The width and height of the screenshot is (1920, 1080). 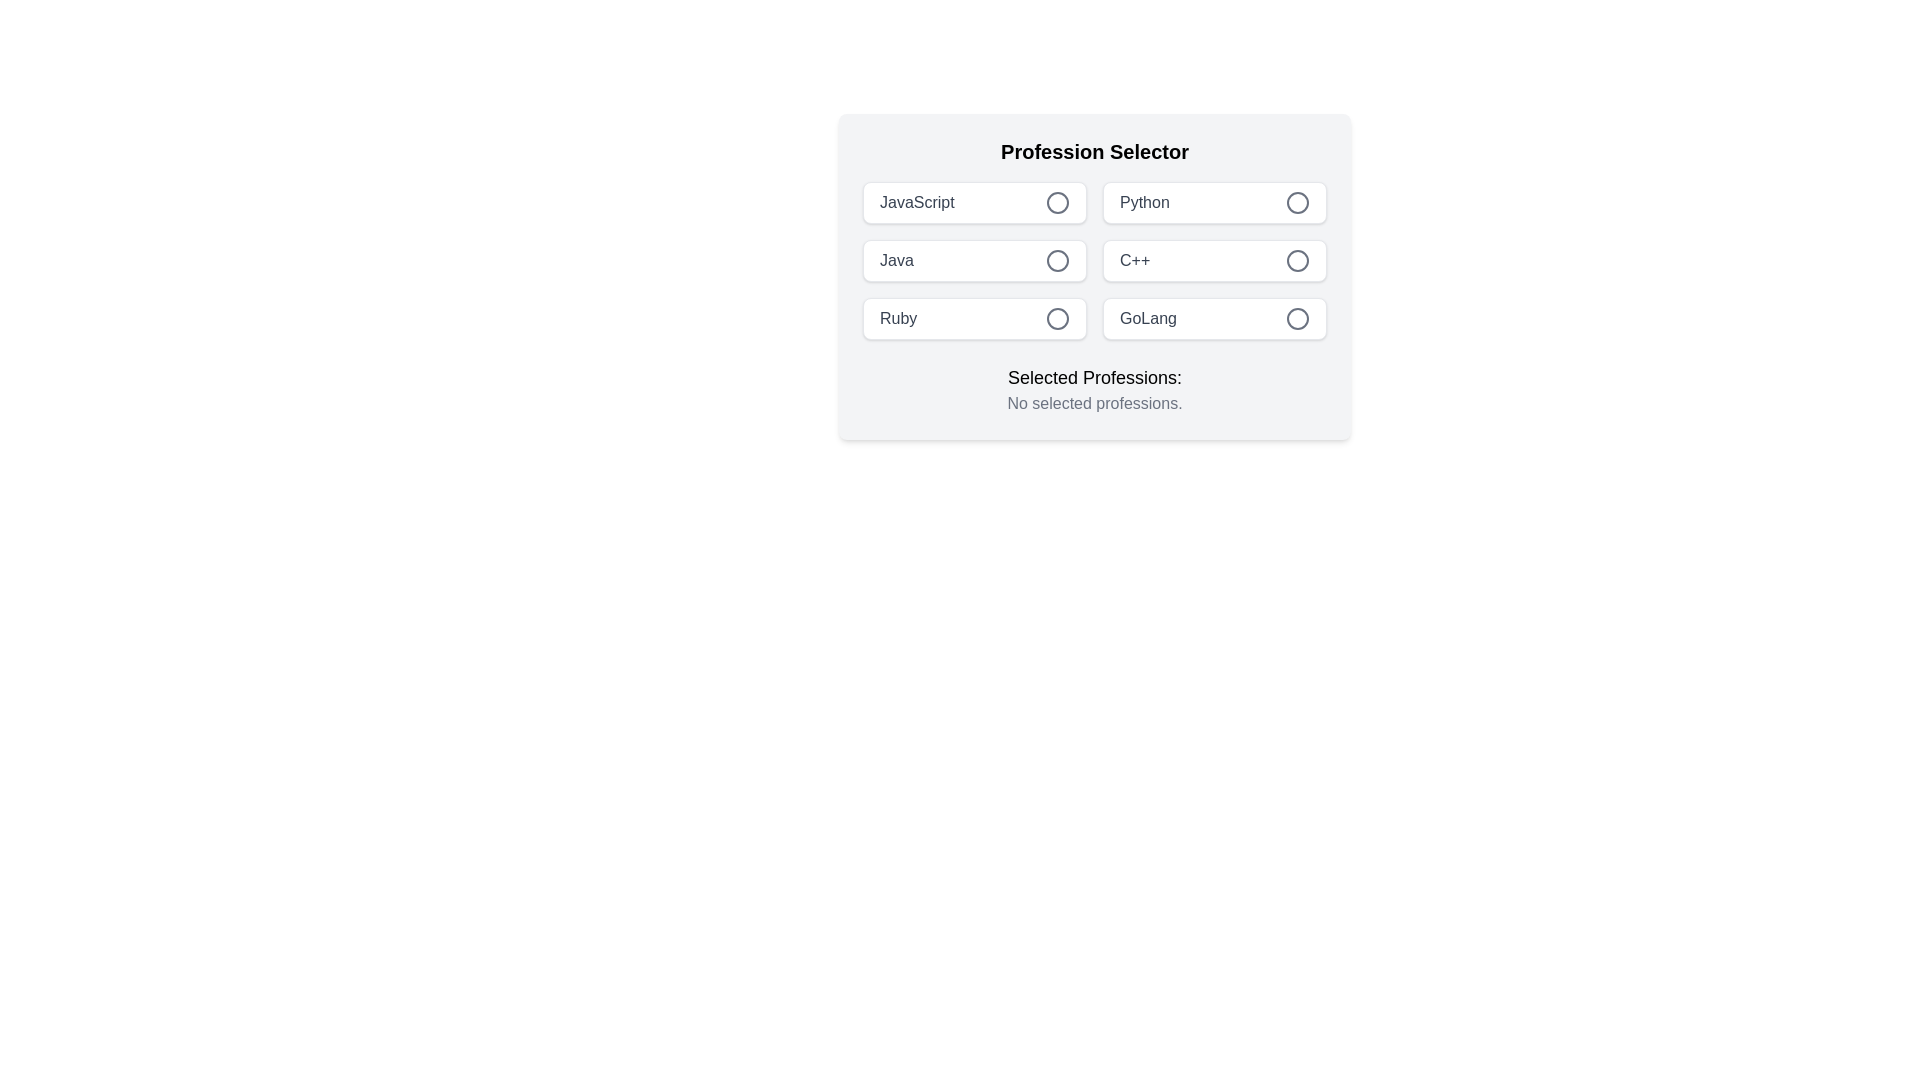 I want to click on the text label element displaying 'Python' located in the center-top area of the interface, specifically in the second column of the first row of options, so click(x=1144, y=203).